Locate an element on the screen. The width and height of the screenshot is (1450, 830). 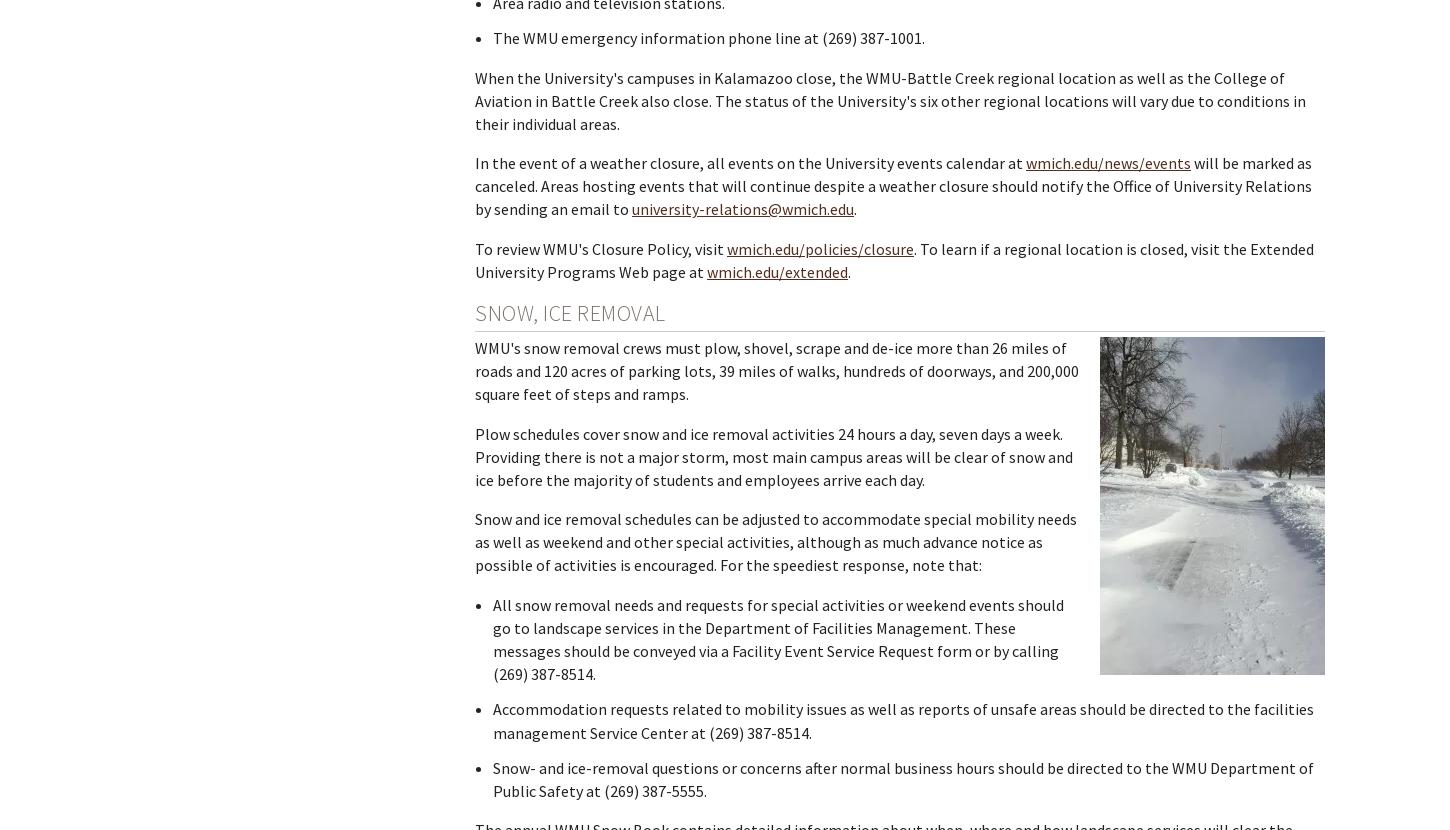
'To review WMU's Closure Policy, visit' is located at coordinates (601, 247).